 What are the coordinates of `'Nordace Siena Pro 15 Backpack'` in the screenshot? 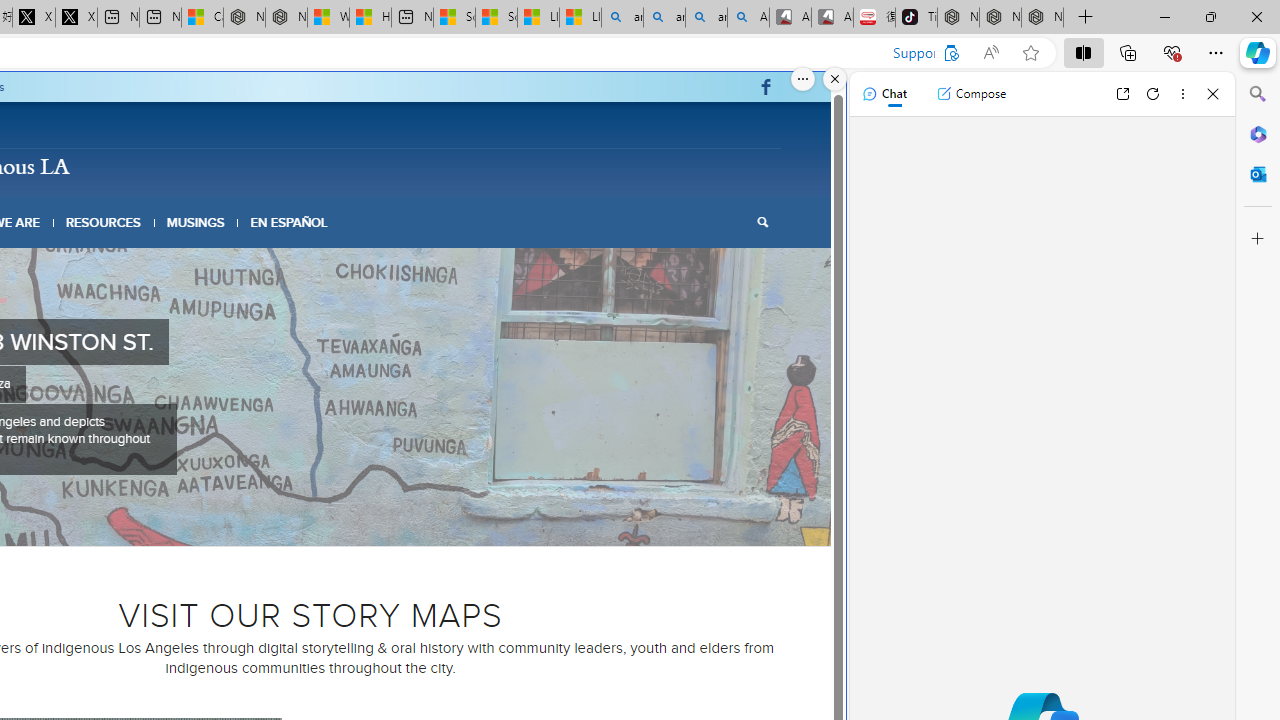 It's located at (1000, 17).